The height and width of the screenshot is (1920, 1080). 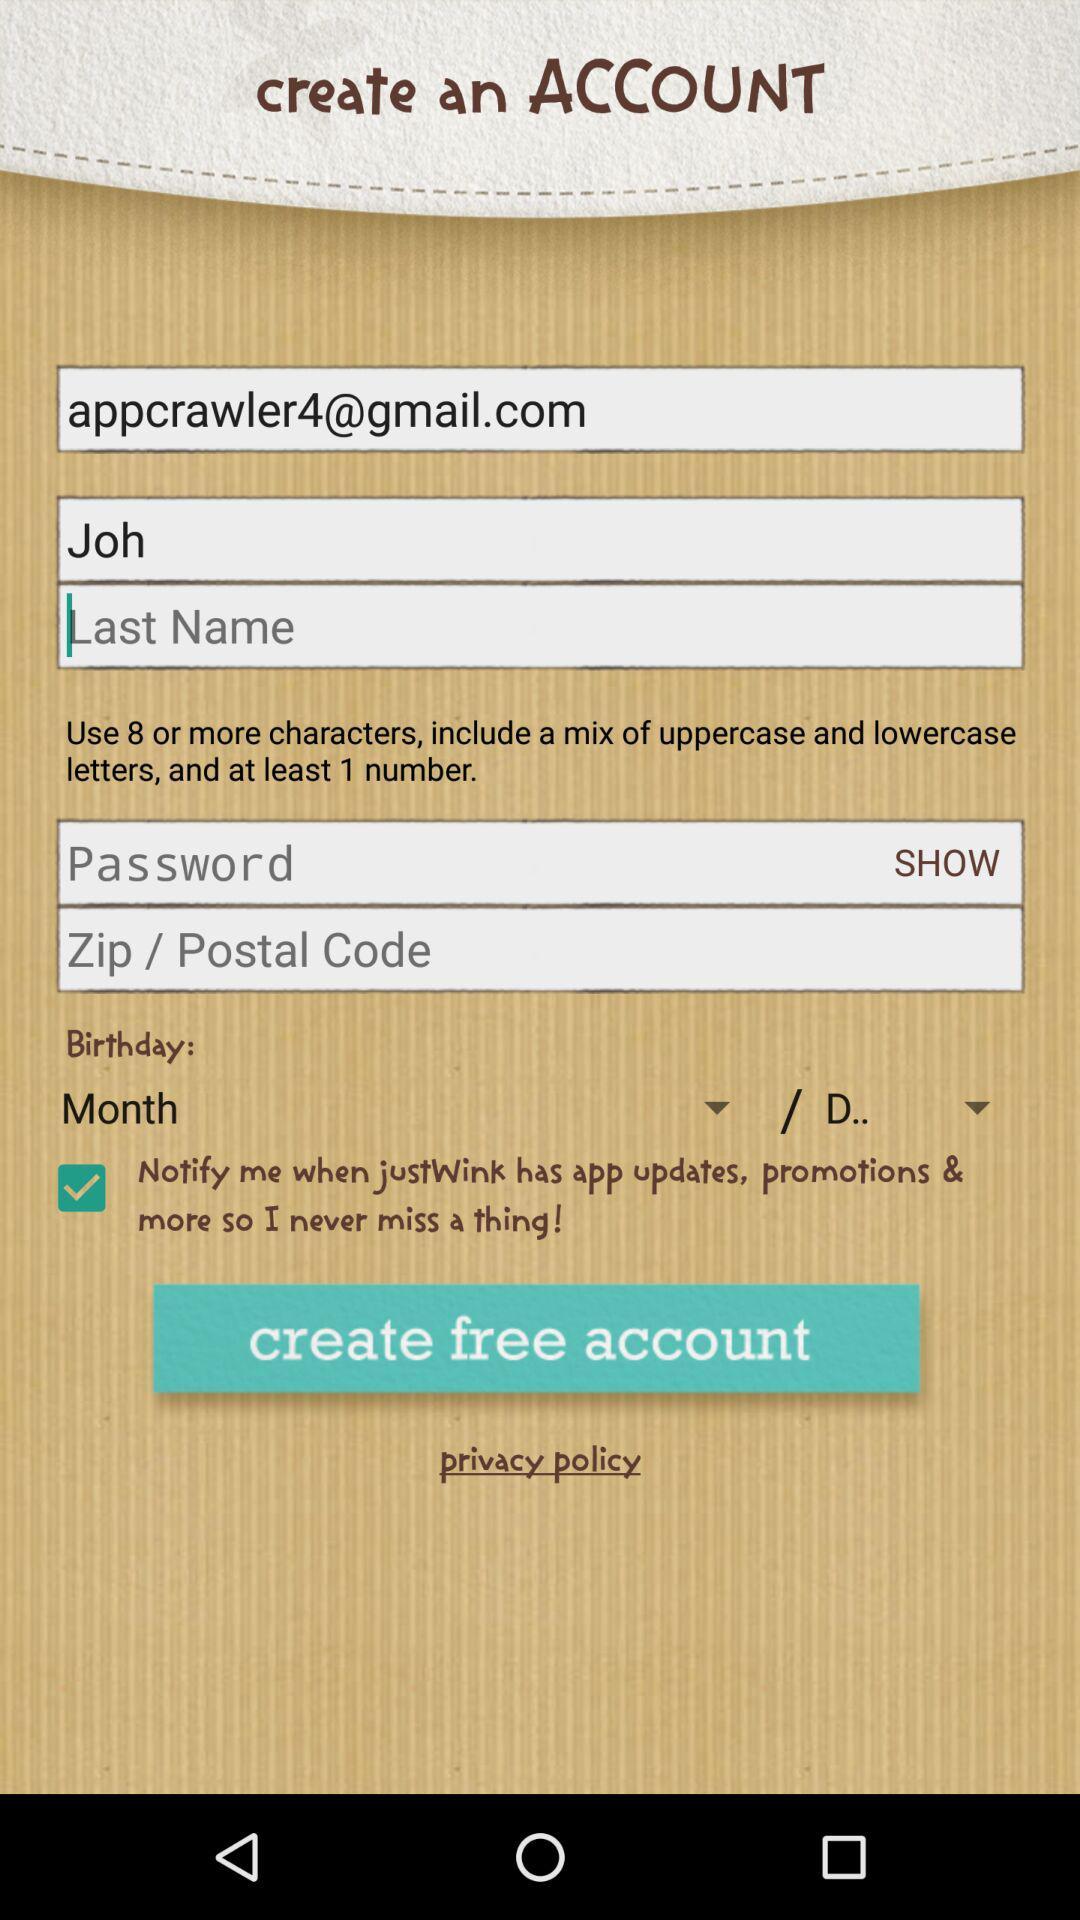 What do you see at coordinates (540, 947) in the screenshot?
I see `zip or postal code` at bounding box center [540, 947].